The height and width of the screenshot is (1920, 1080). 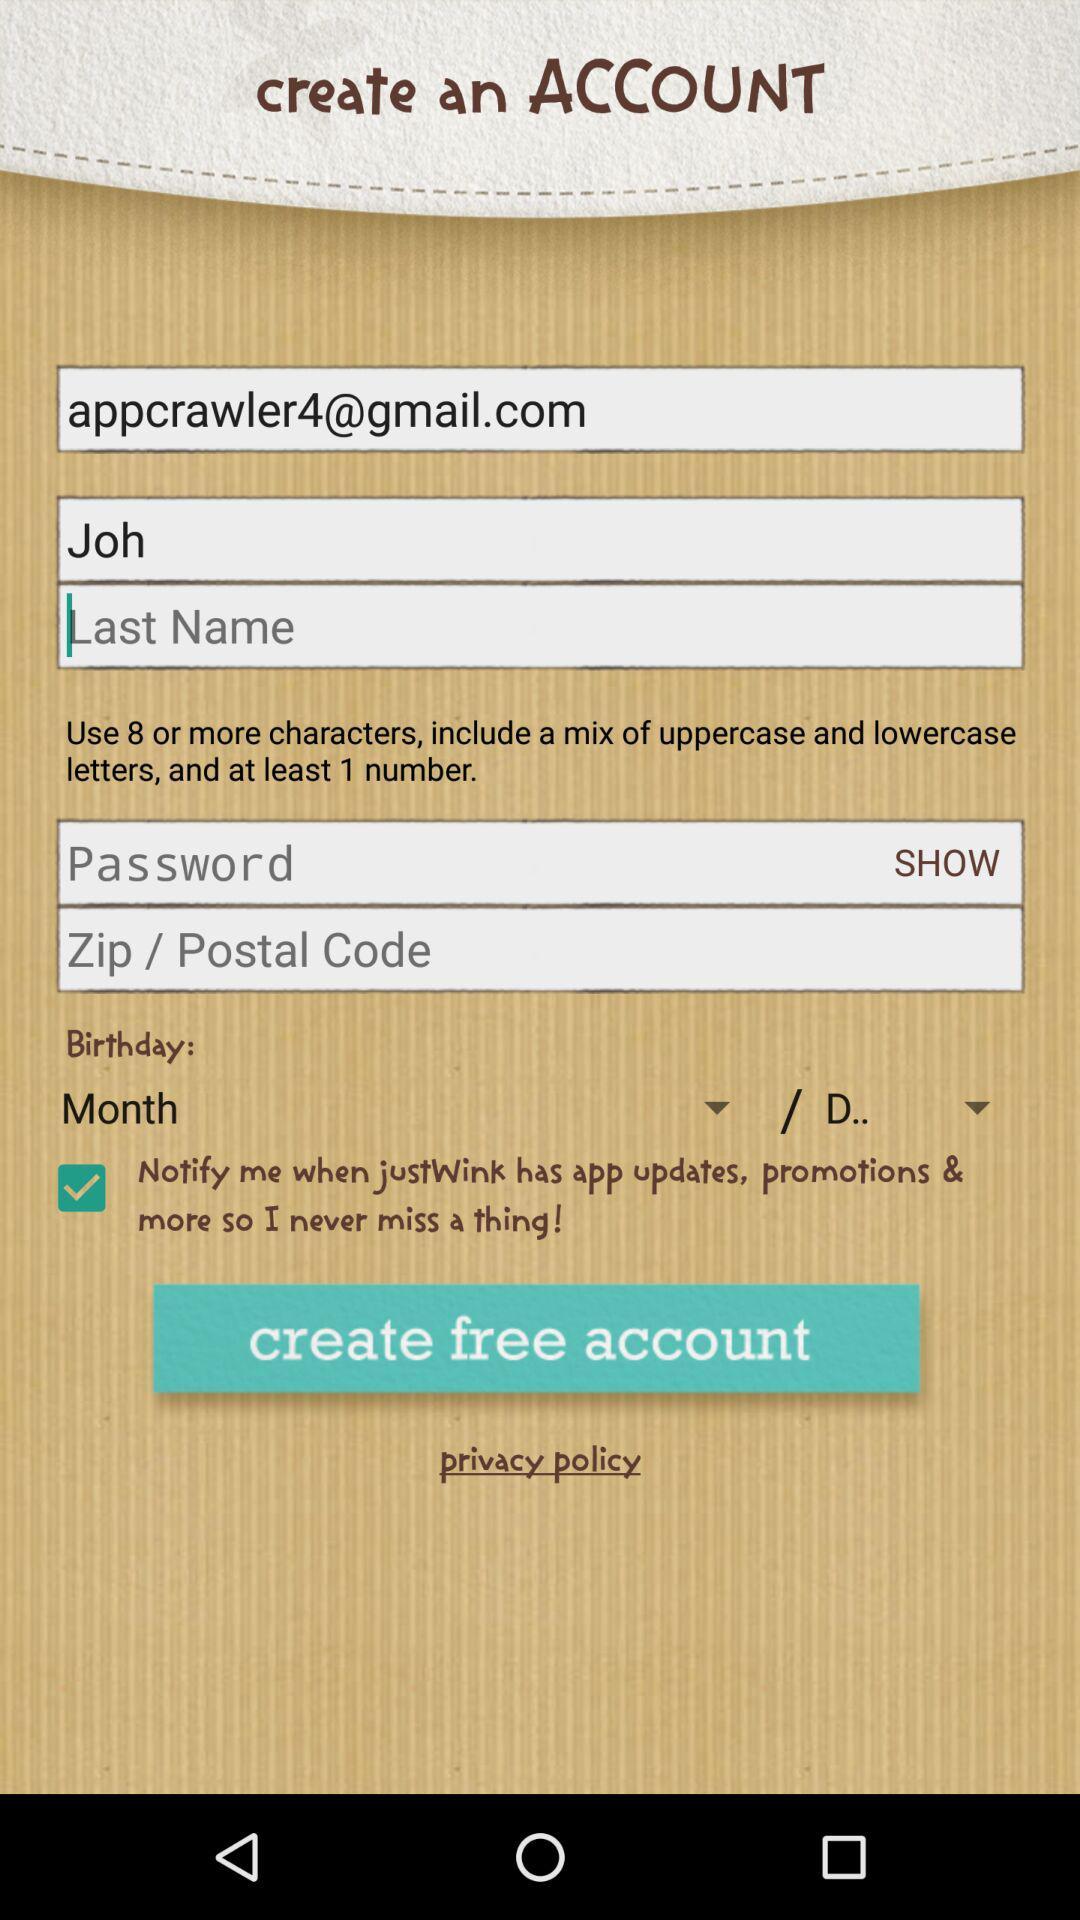 What do you see at coordinates (540, 947) in the screenshot?
I see `zip or postal code` at bounding box center [540, 947].